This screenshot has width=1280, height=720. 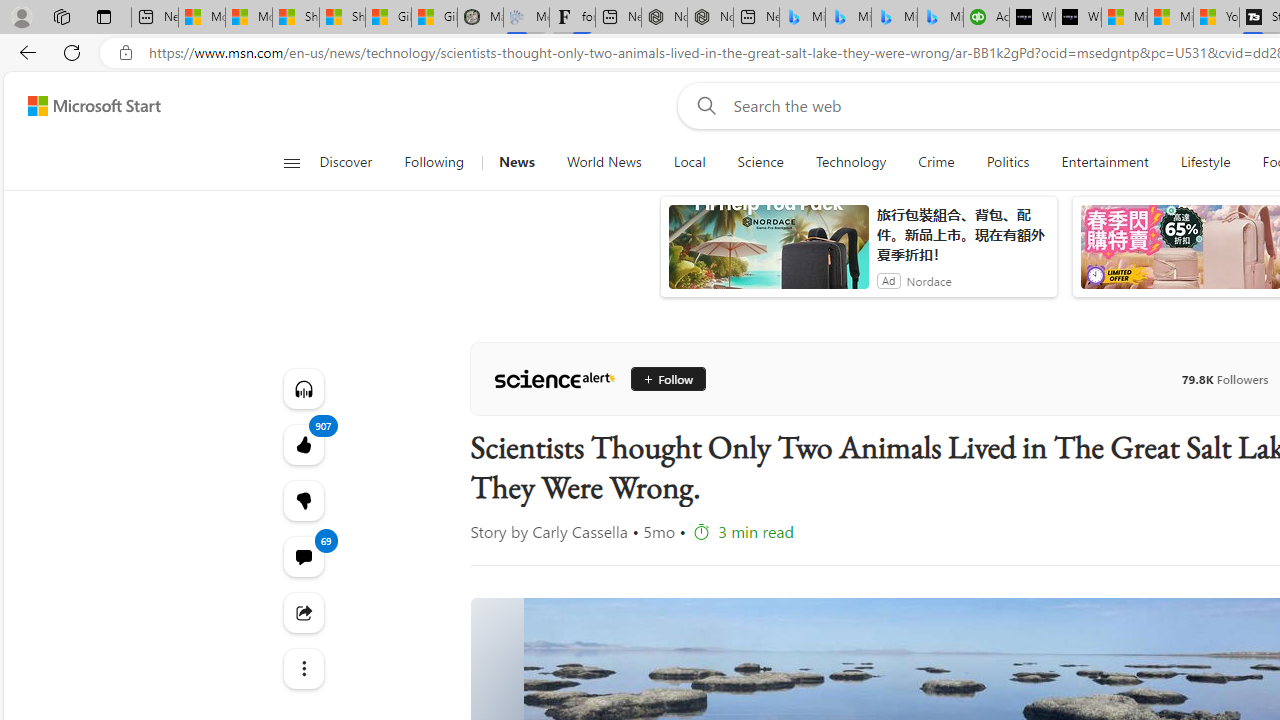 I want to click on 'Science', so click(x=759, y=162).